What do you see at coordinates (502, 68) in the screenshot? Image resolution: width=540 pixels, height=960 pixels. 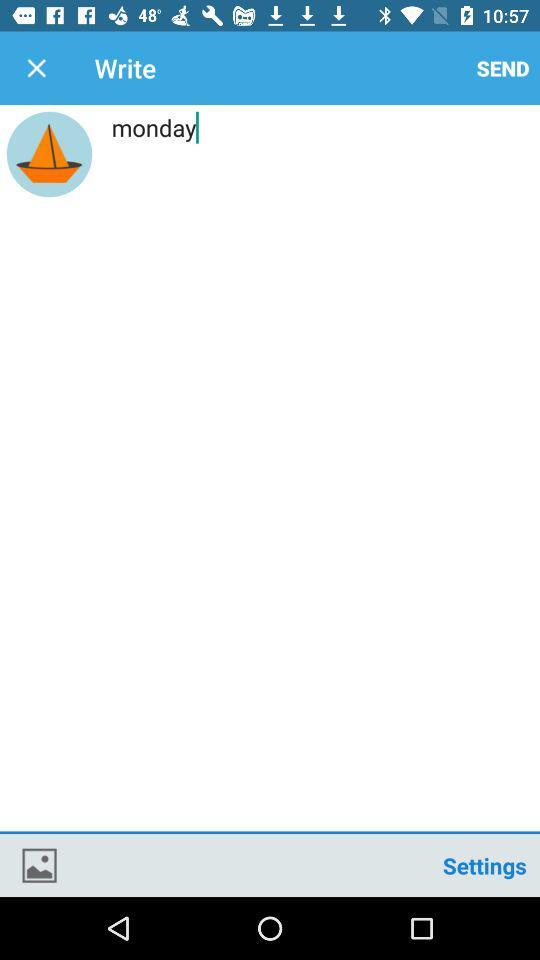 I see `the icon above monday icon` at bounding box center [502, 68].